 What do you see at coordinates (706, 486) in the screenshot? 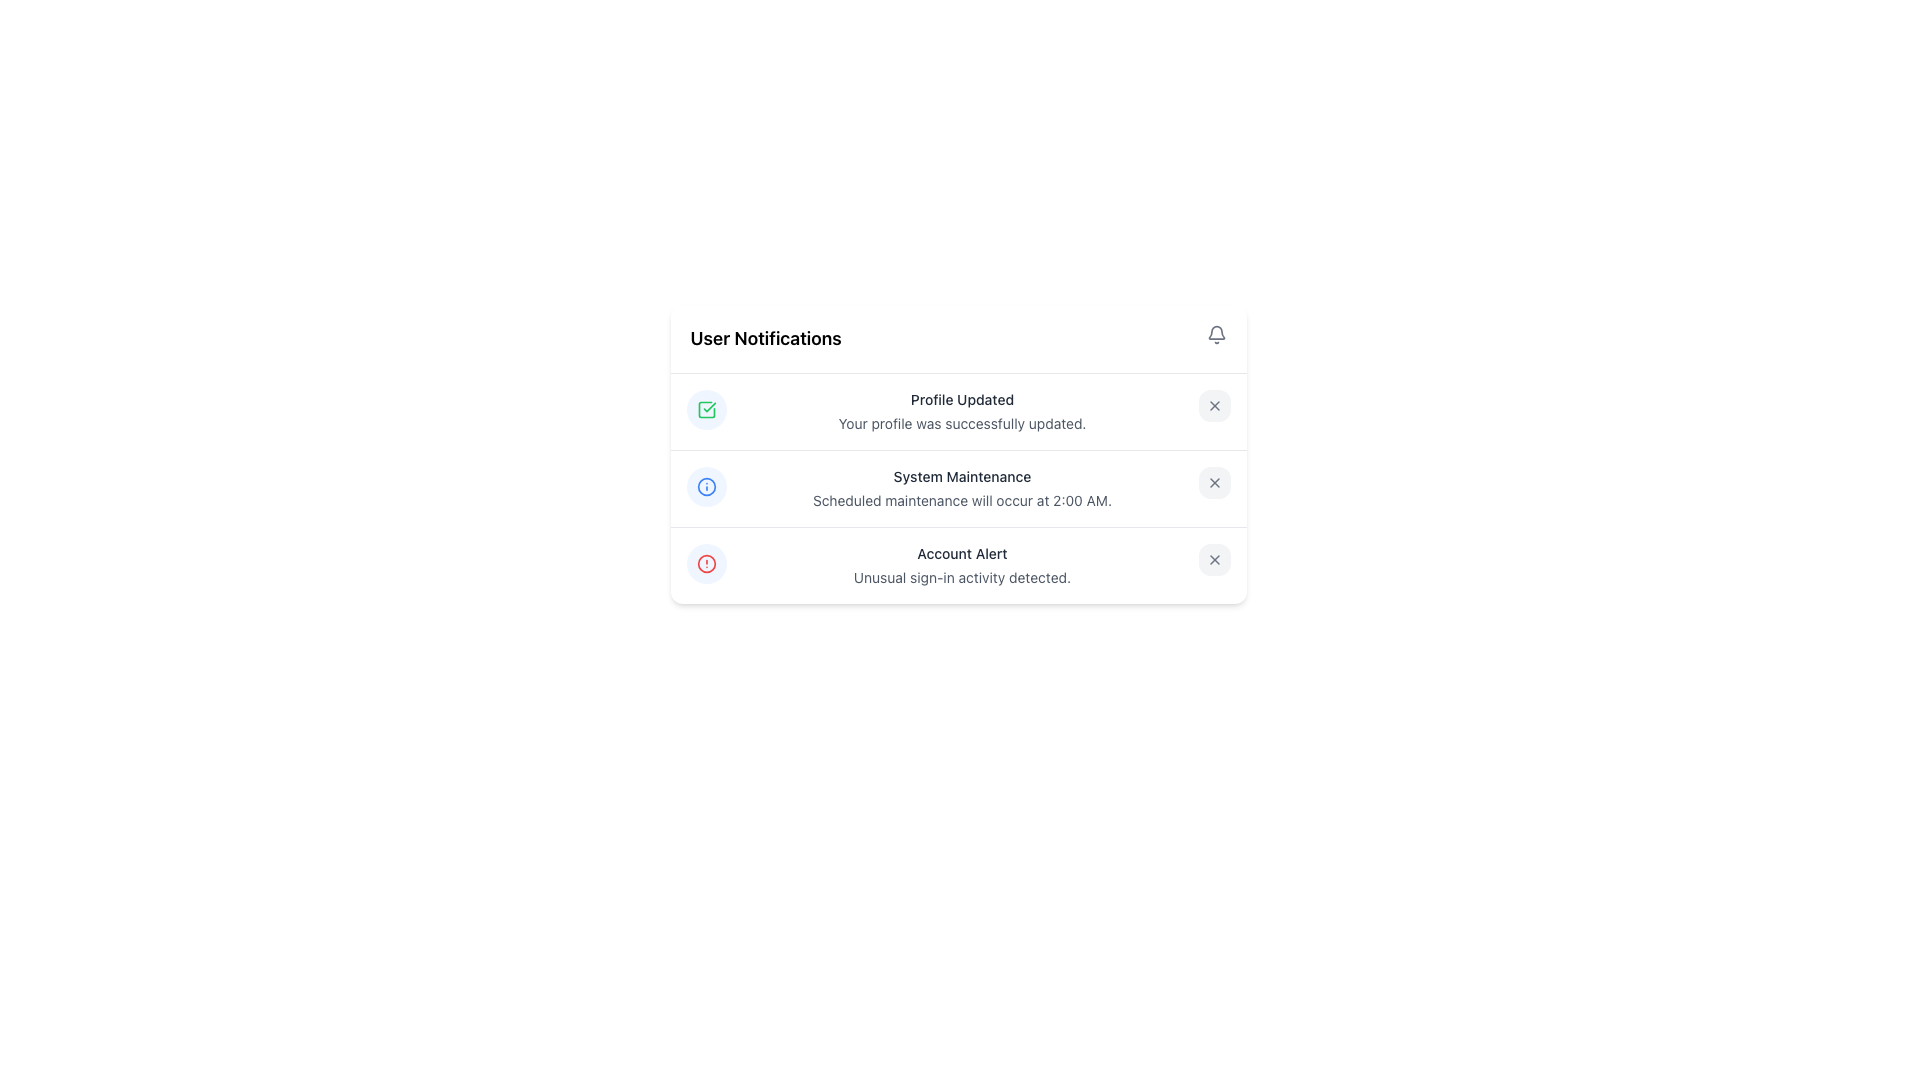
I see `the circular element with a blue outline located at the center of the third notification under the 'User Notifications' section, within the 'Account Alert' icon` at bounding box center [706, 486].